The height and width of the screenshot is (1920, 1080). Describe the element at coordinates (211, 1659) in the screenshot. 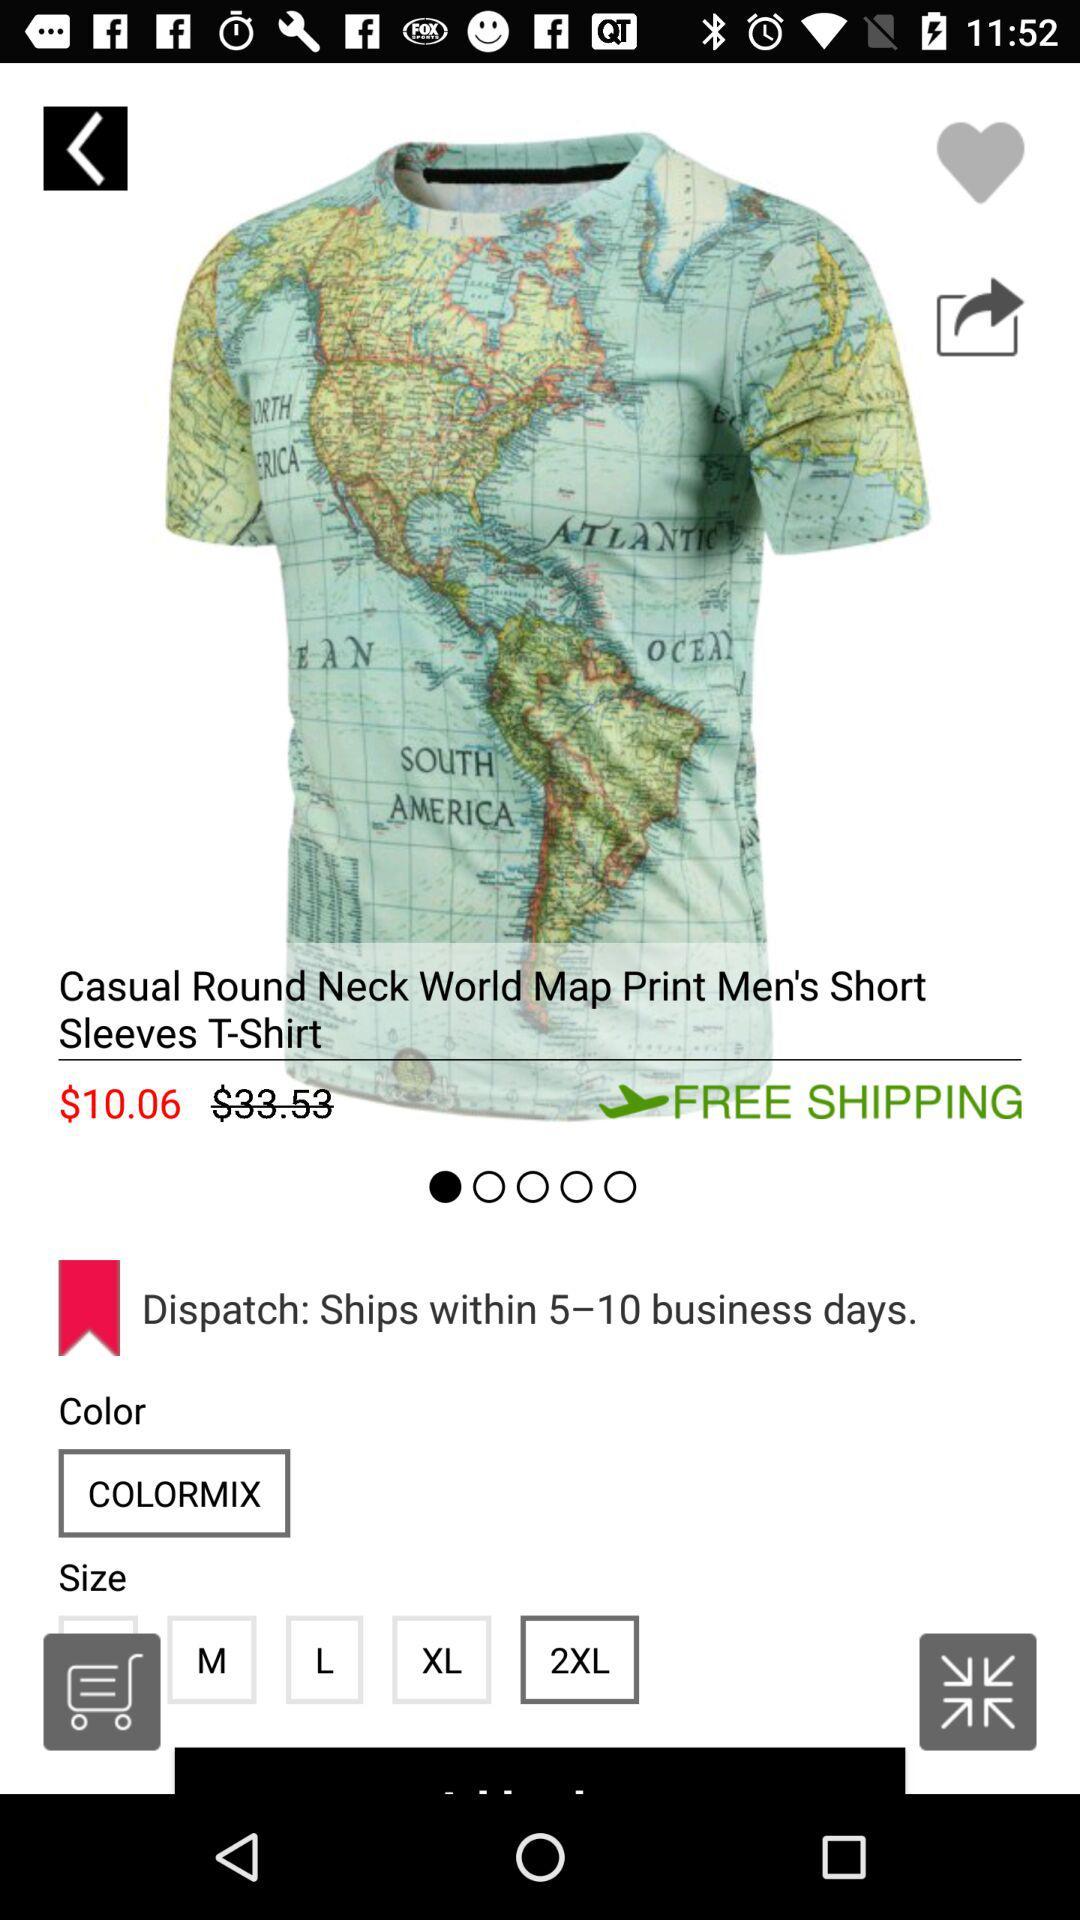

I see `the item below colormix` at that location.